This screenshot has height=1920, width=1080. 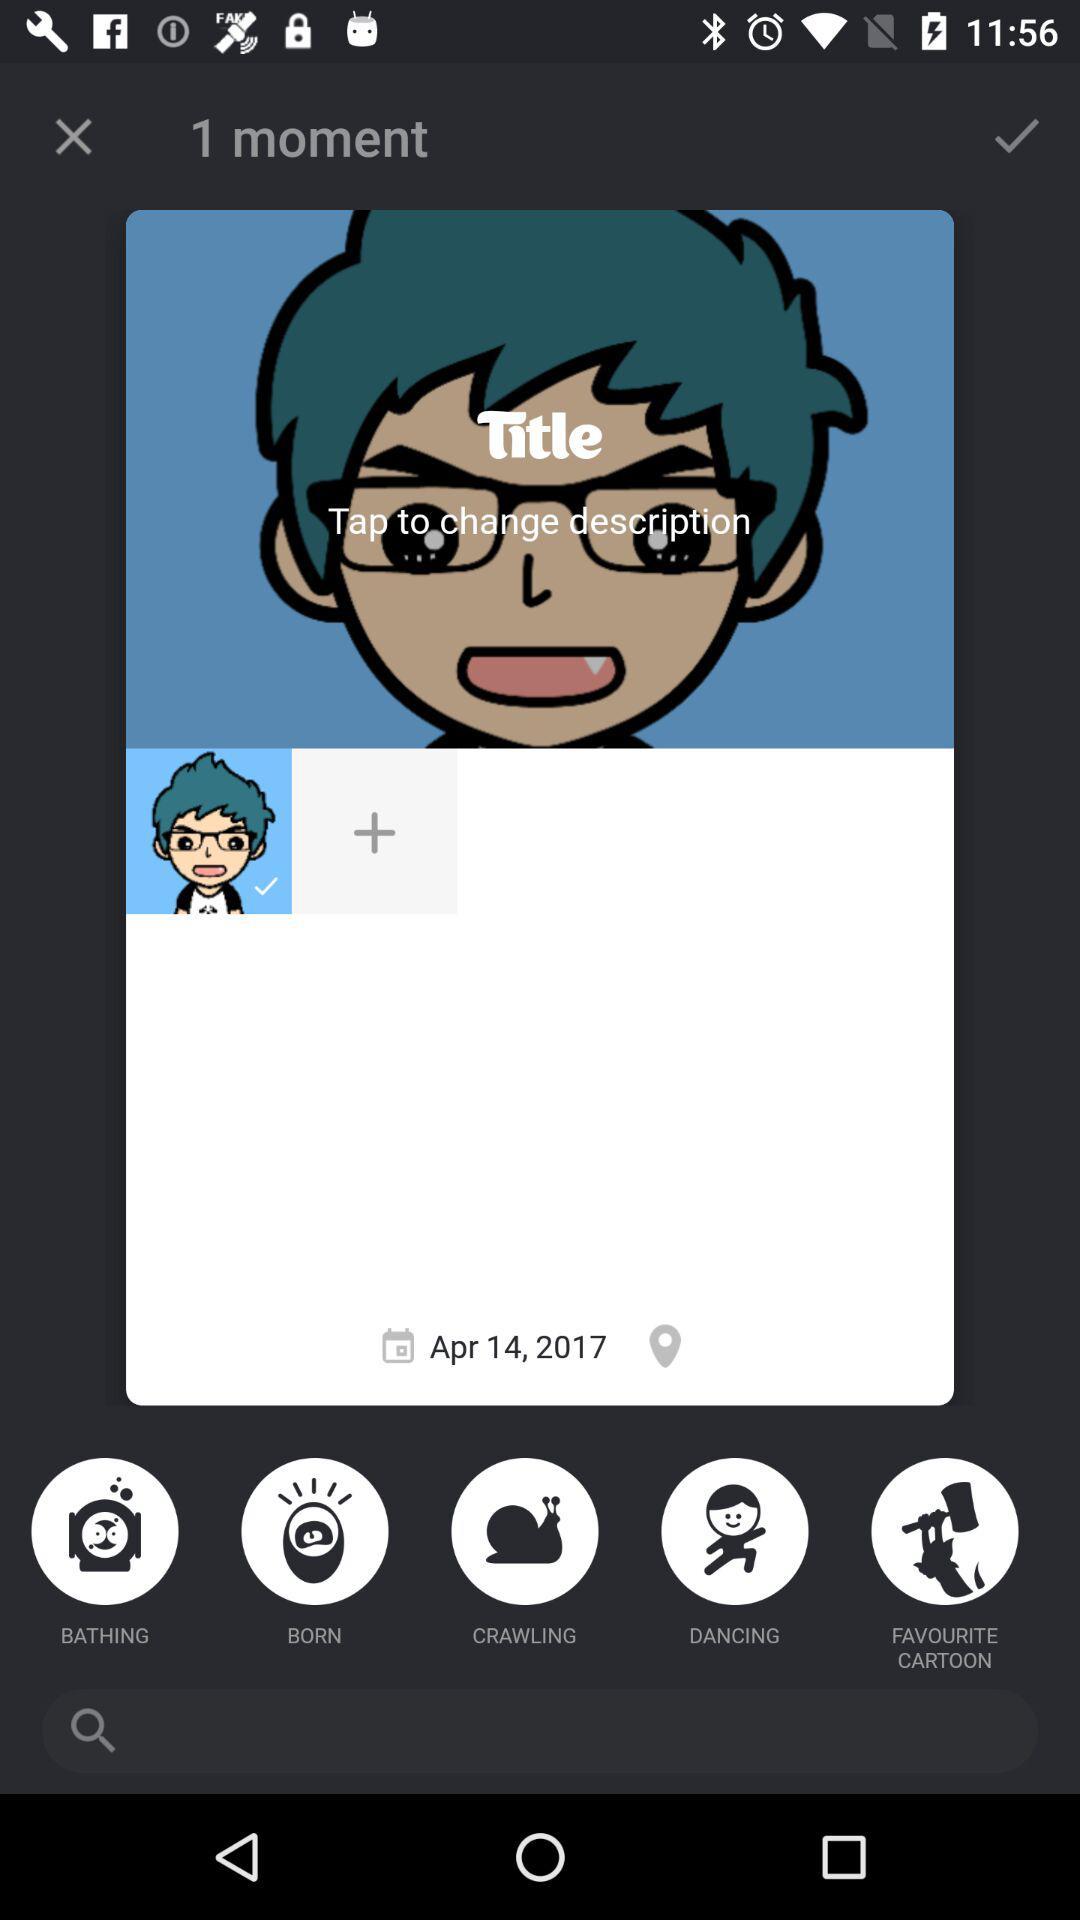 What do you see at coordinates (374, 831) in the screenshot?
I see `image` at bounding box center [374, 831].